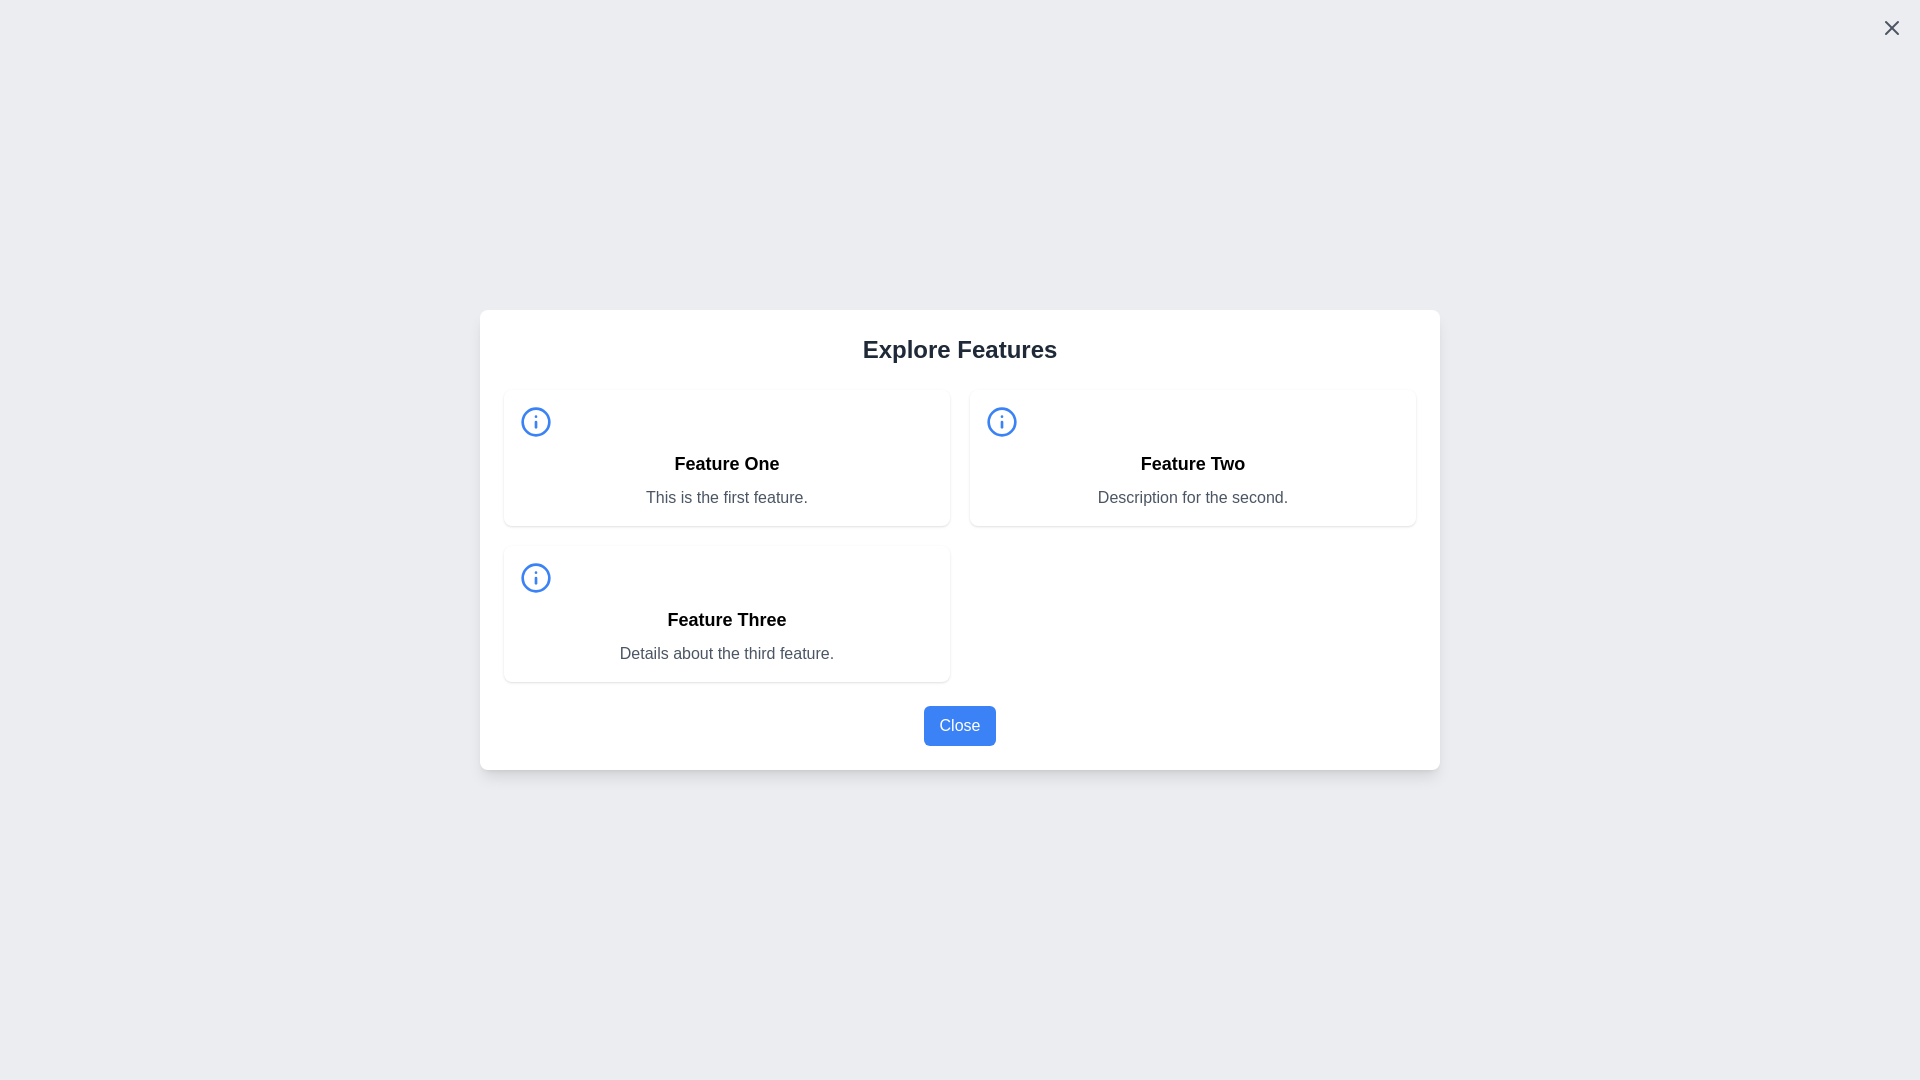 This screenshot has width=1920, height=1080. What do you see at coordinates (960, 725) in the screenshot?
I see `the close button of the modal dialog` at bounding box center [960, 725].